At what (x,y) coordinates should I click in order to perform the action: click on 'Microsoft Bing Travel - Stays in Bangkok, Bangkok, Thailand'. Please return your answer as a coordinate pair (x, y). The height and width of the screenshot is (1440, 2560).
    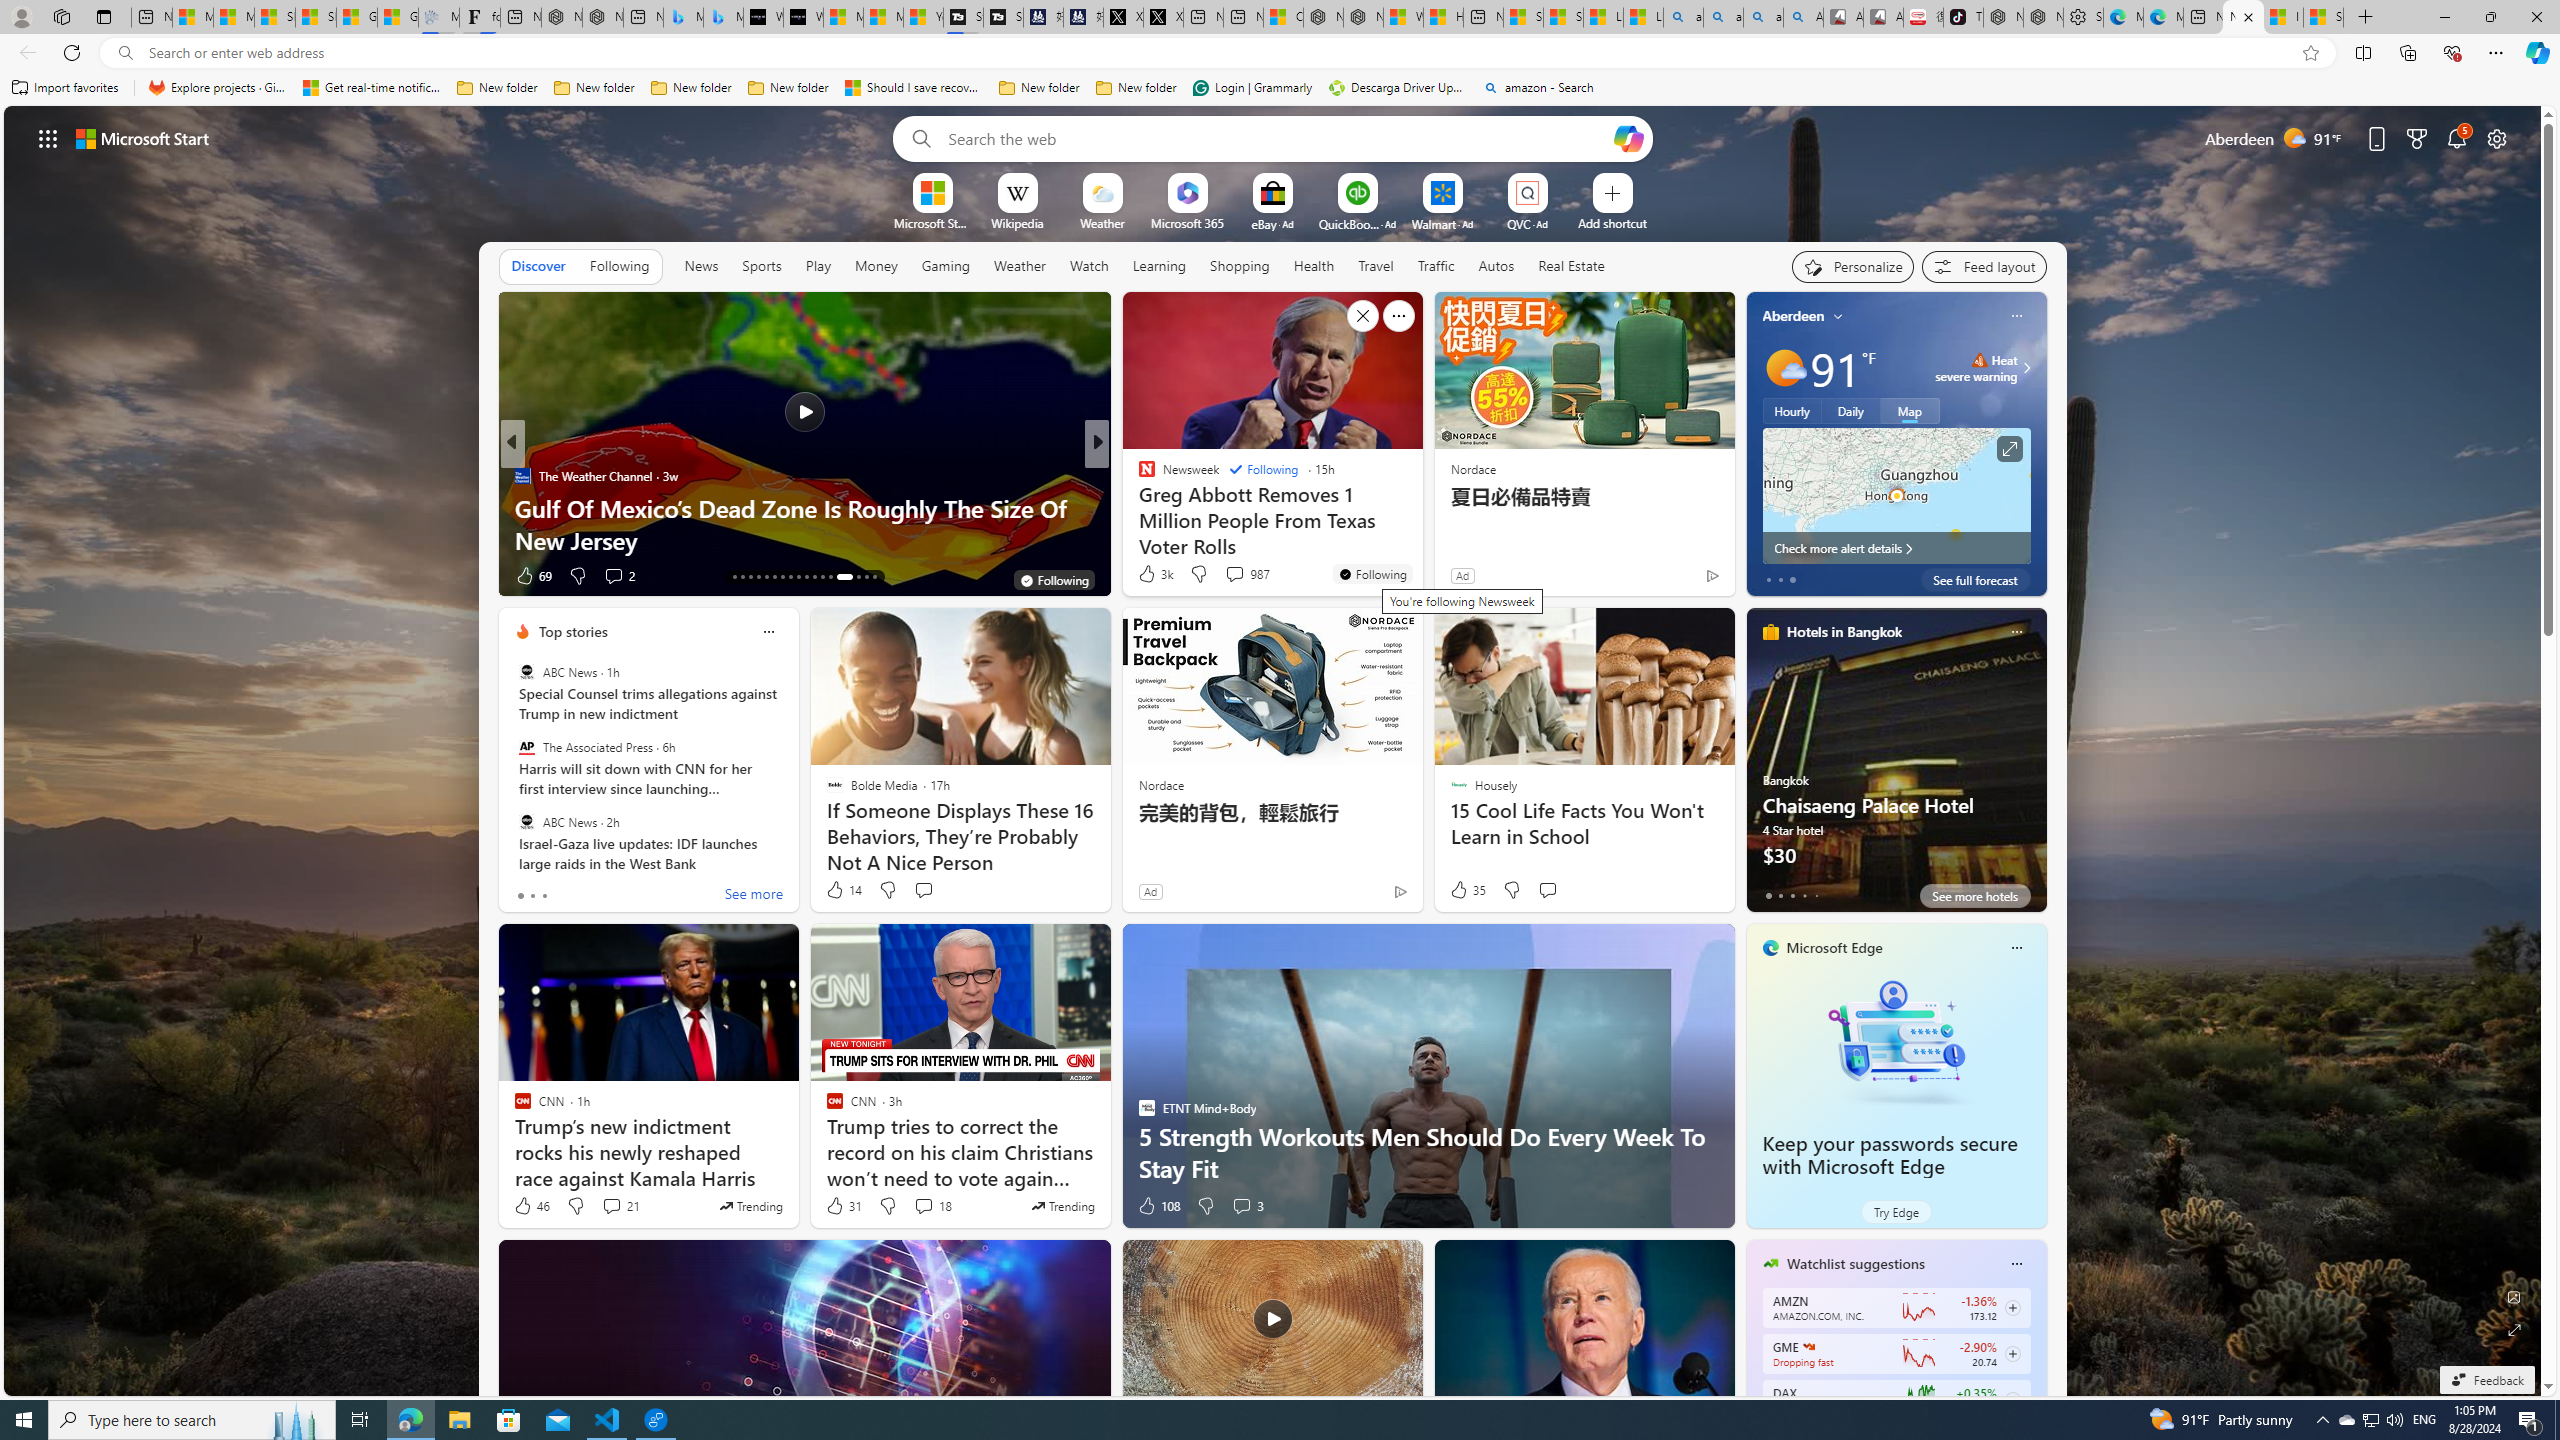
    Looking at the image, I should click on (682, 16).